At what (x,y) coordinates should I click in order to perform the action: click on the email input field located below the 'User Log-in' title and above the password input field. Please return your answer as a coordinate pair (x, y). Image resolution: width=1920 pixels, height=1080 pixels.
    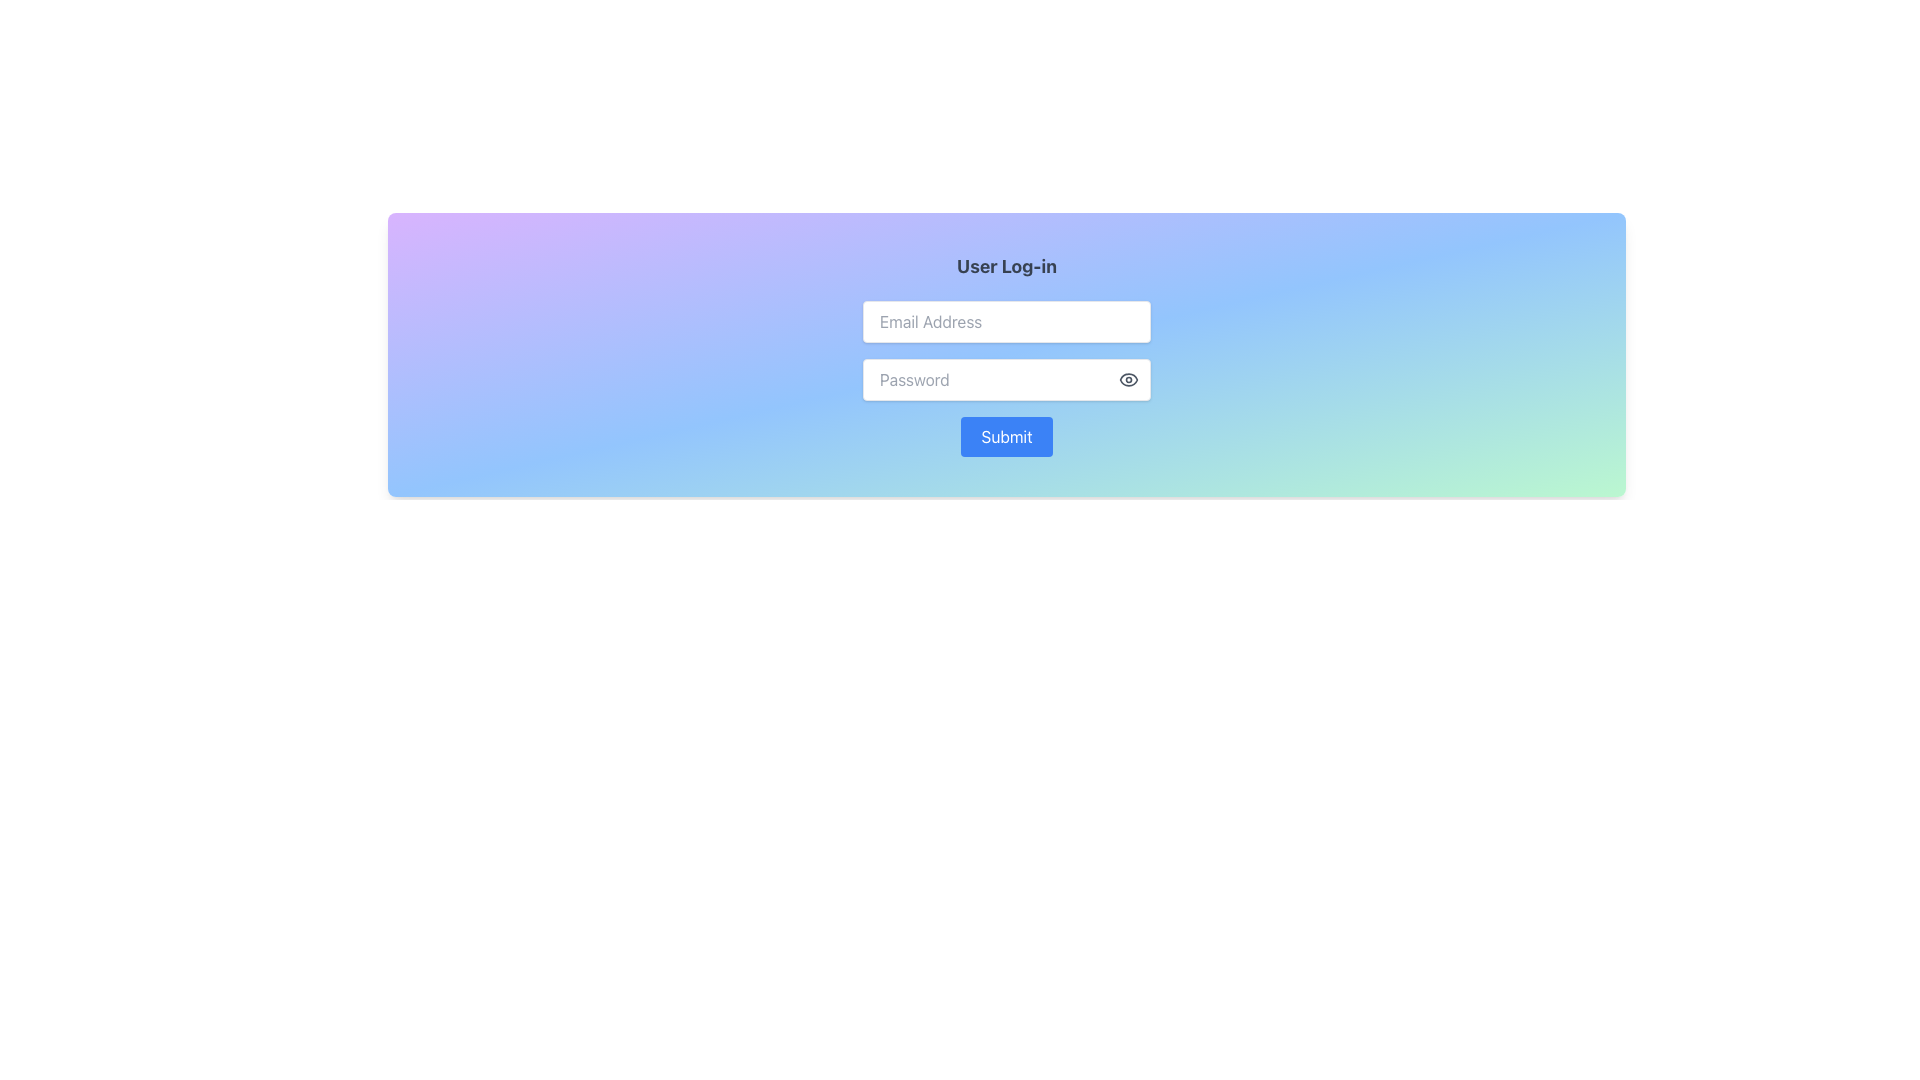
    Looking at the image, I should click on (1007, 320).